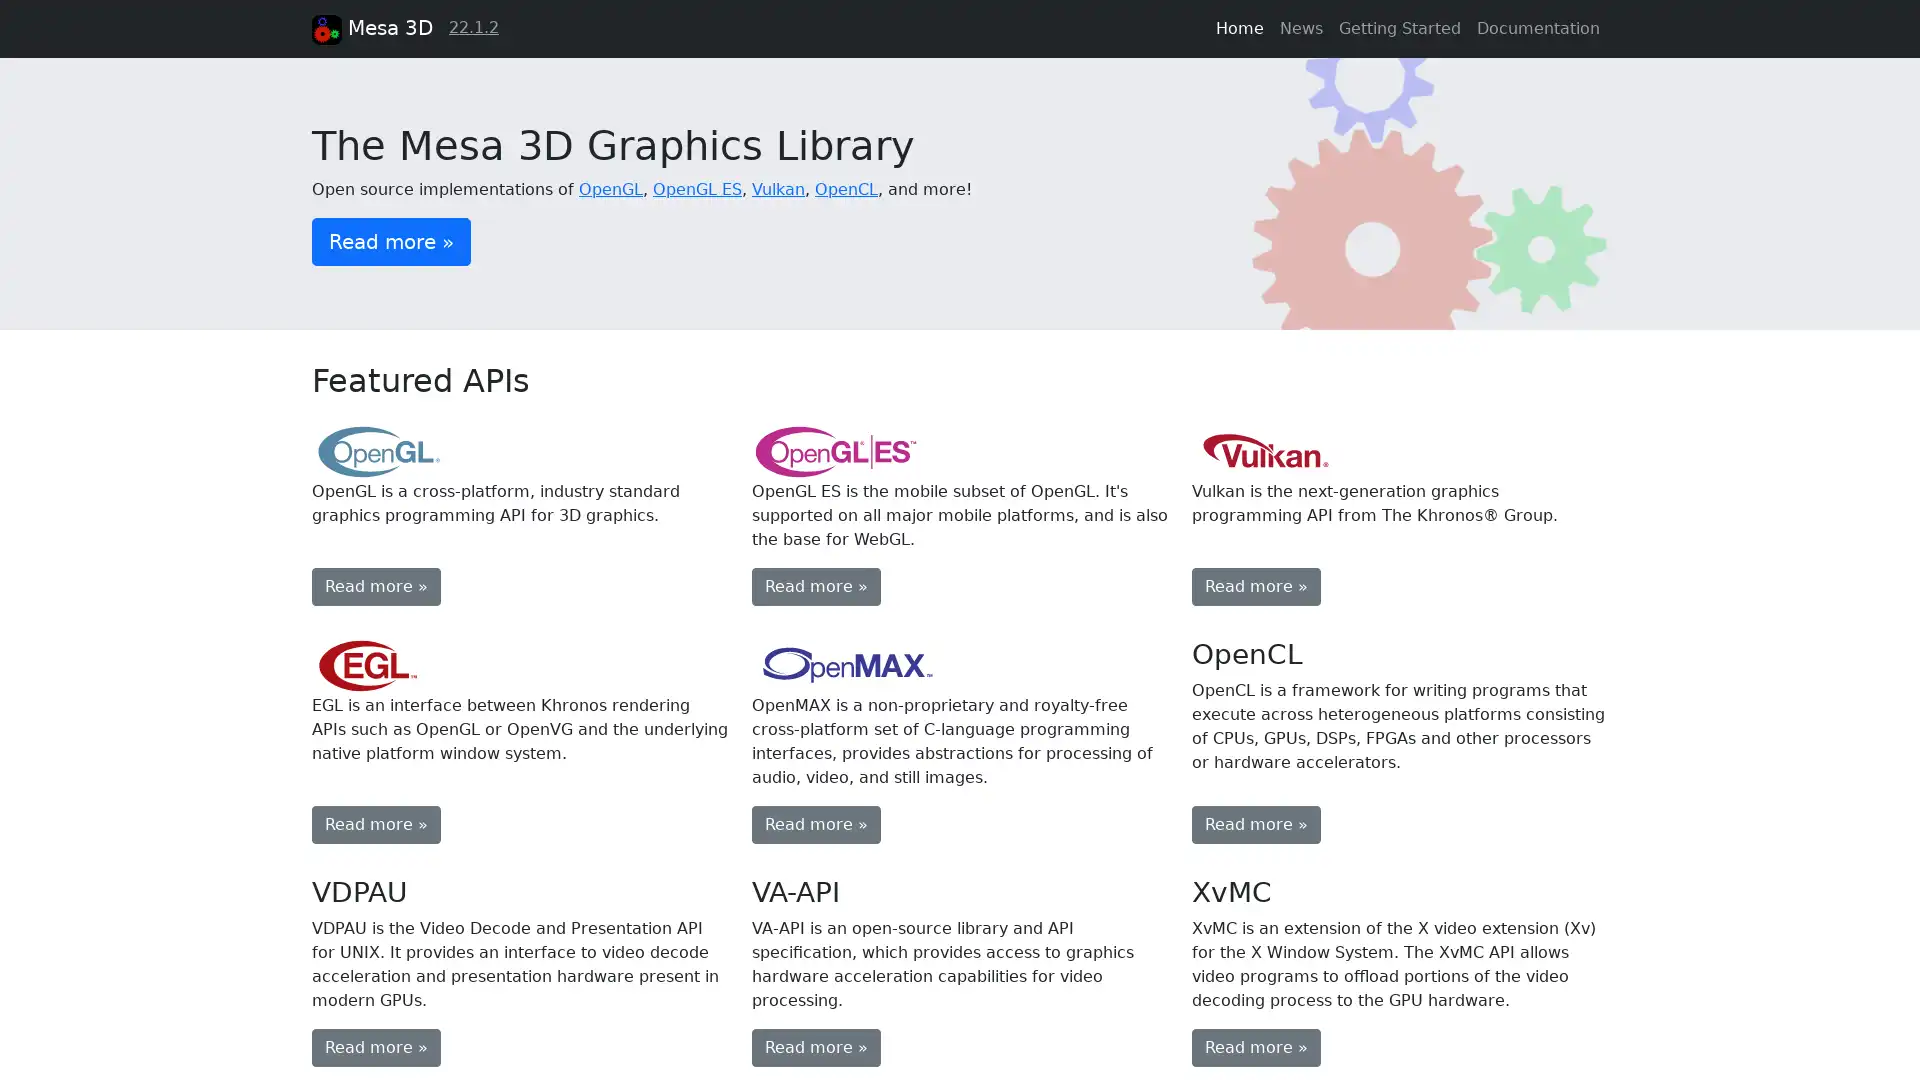 The image size is (1920, 1080). Describe the element at coordinates (816, 1047) in the screenshot. I see `Read more` at that location.